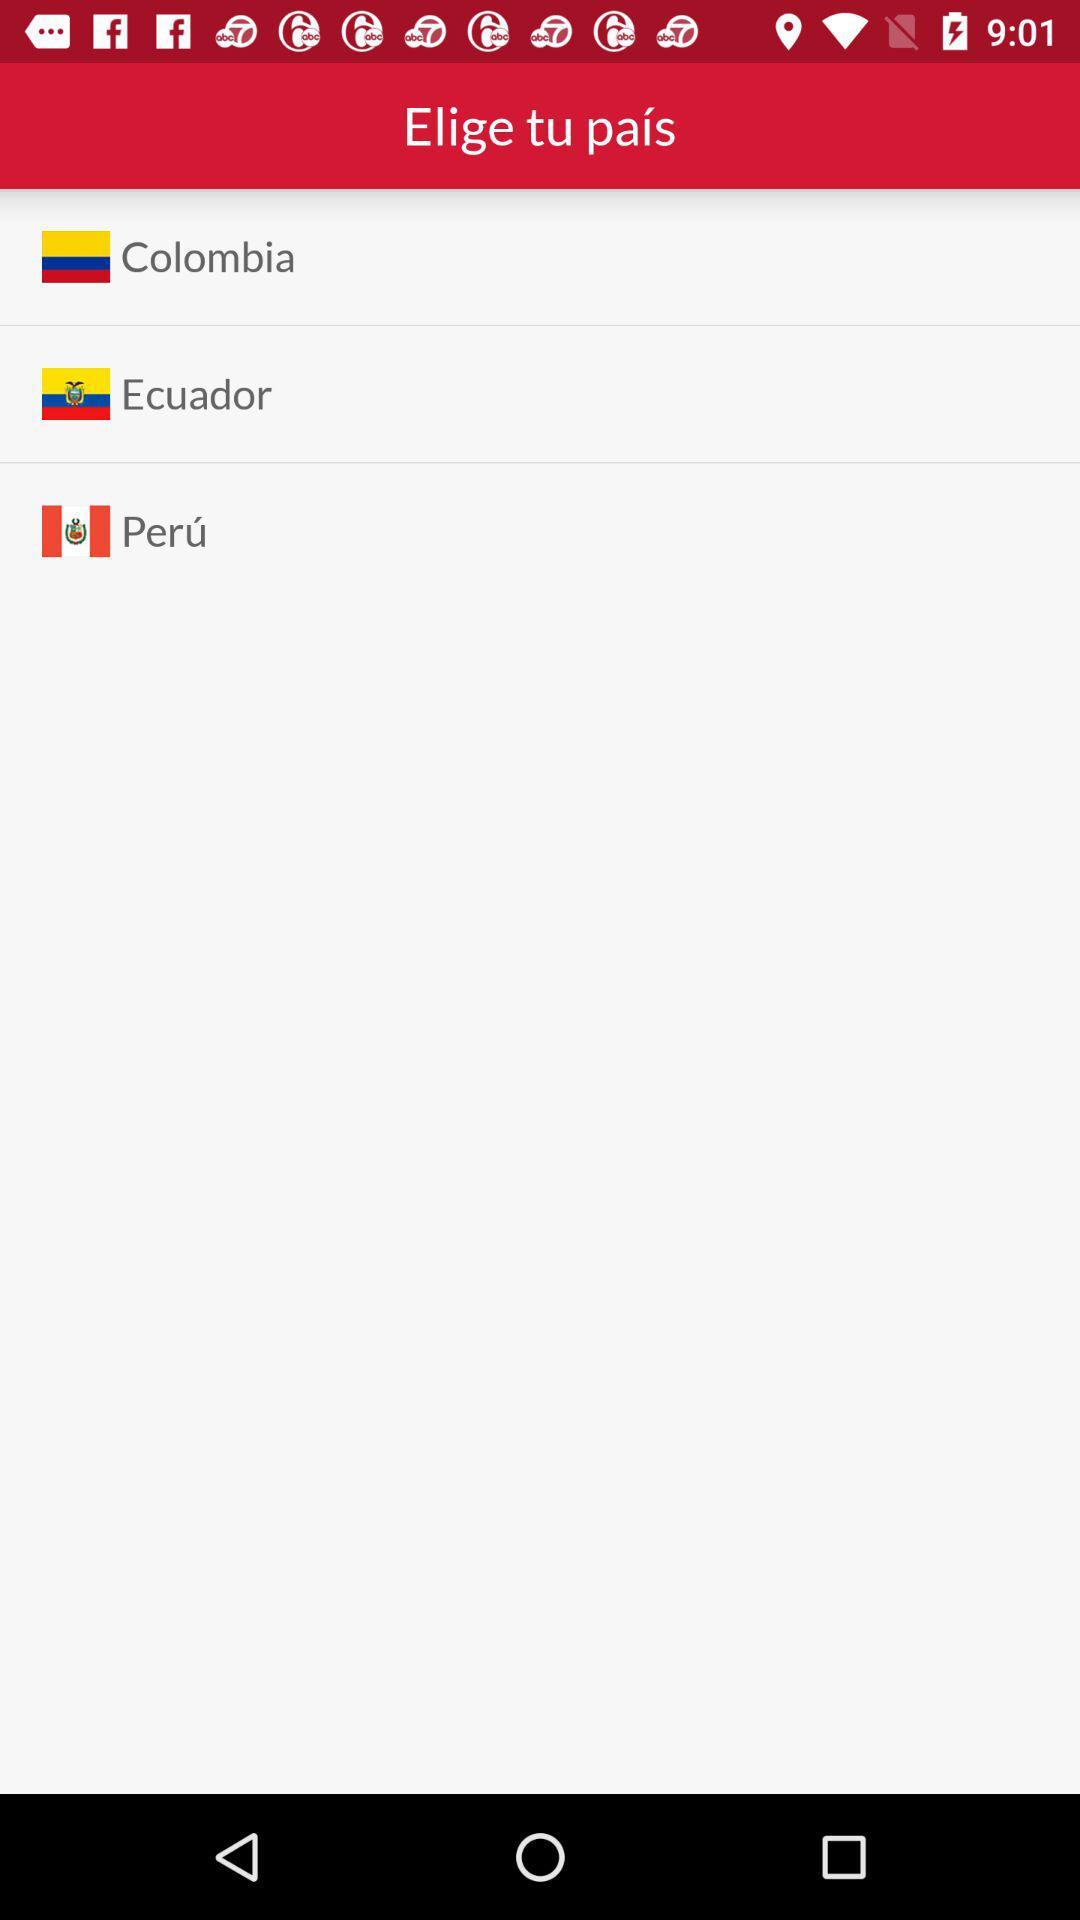 Image resolution: width=1080 pixels, height=1920 pixels. What do you see at coordinates (196, 394) in the screenshot?
I see `the ecuador` at bounding box center [196, 394].